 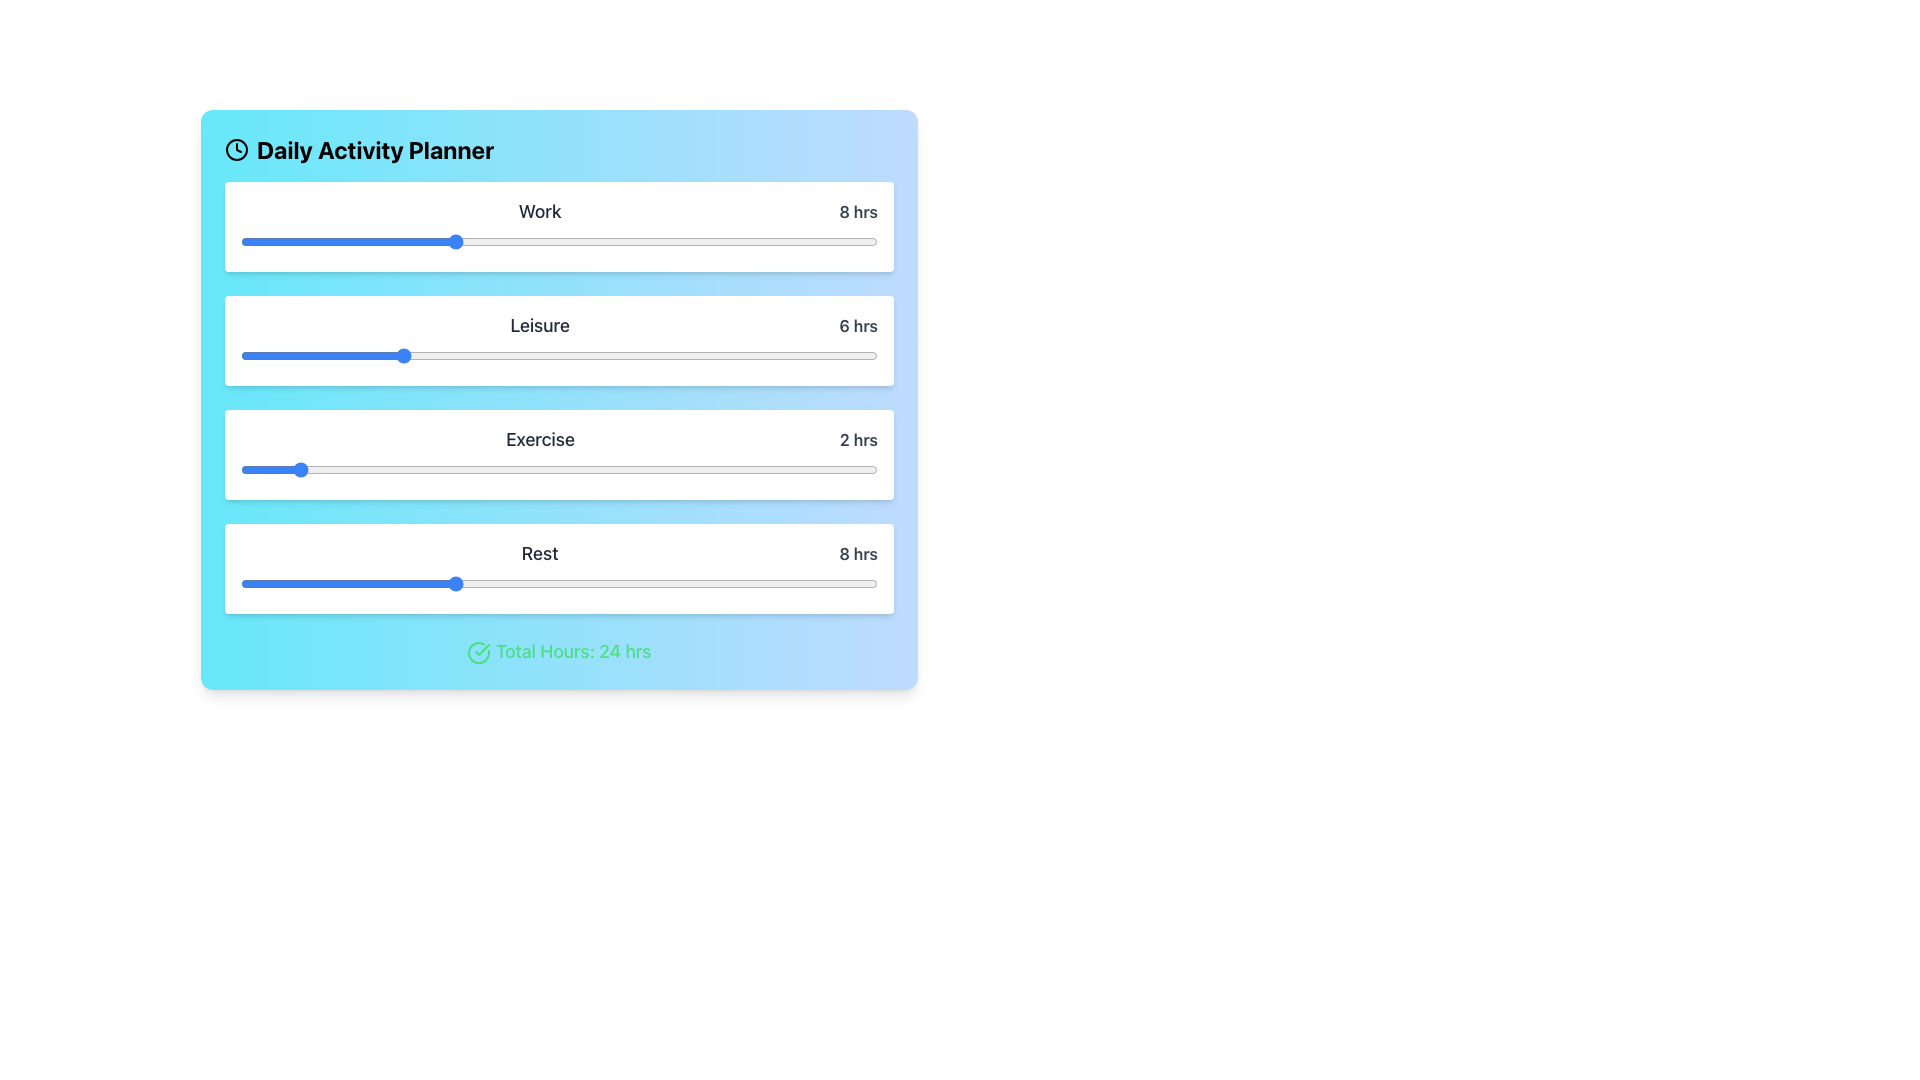 What do you see at coordinates (638, 241) in the screenshot?
I see `'Work' hours` at bounding box center [638, 241].